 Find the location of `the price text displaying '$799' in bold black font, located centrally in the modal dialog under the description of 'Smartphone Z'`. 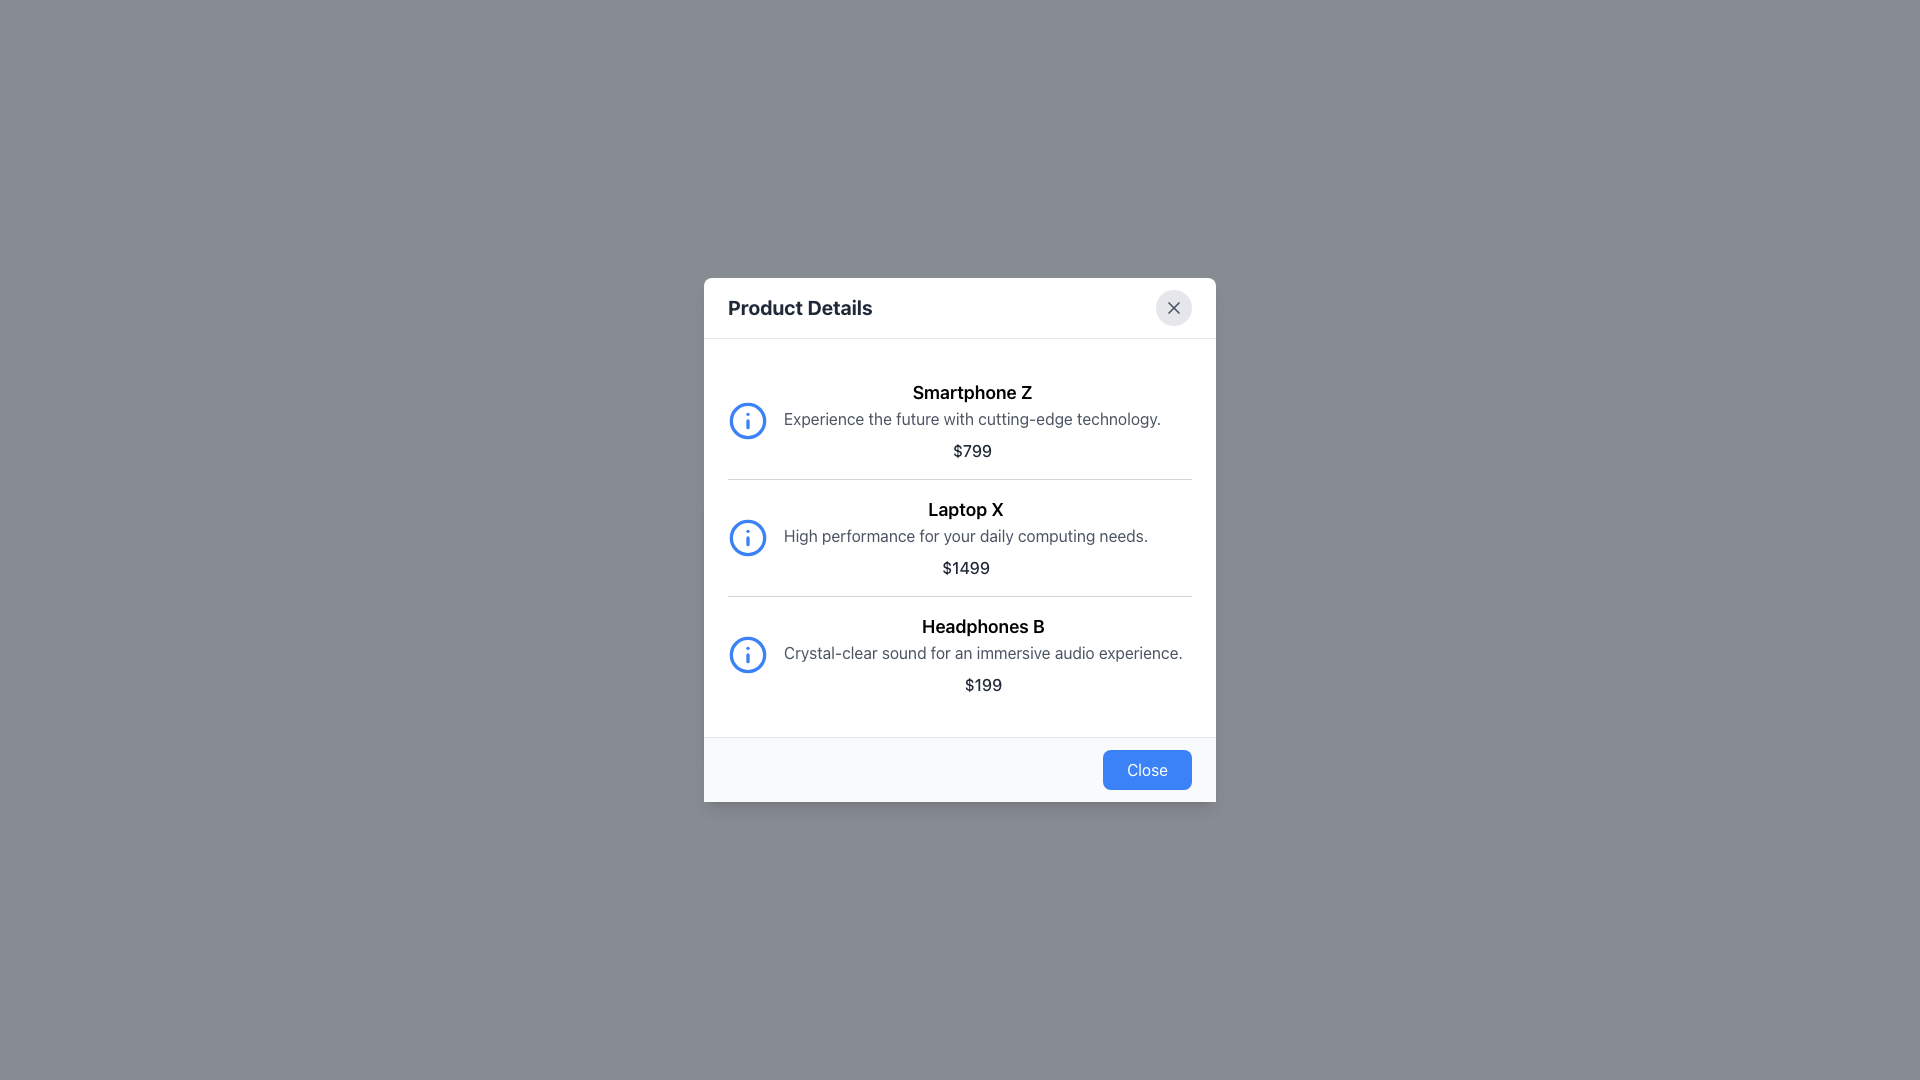

the price text displaying '$799' in bold black font, located centrally in the modal dialog under the description of 'Smartphone Z' is located at coordinates (972, 451).